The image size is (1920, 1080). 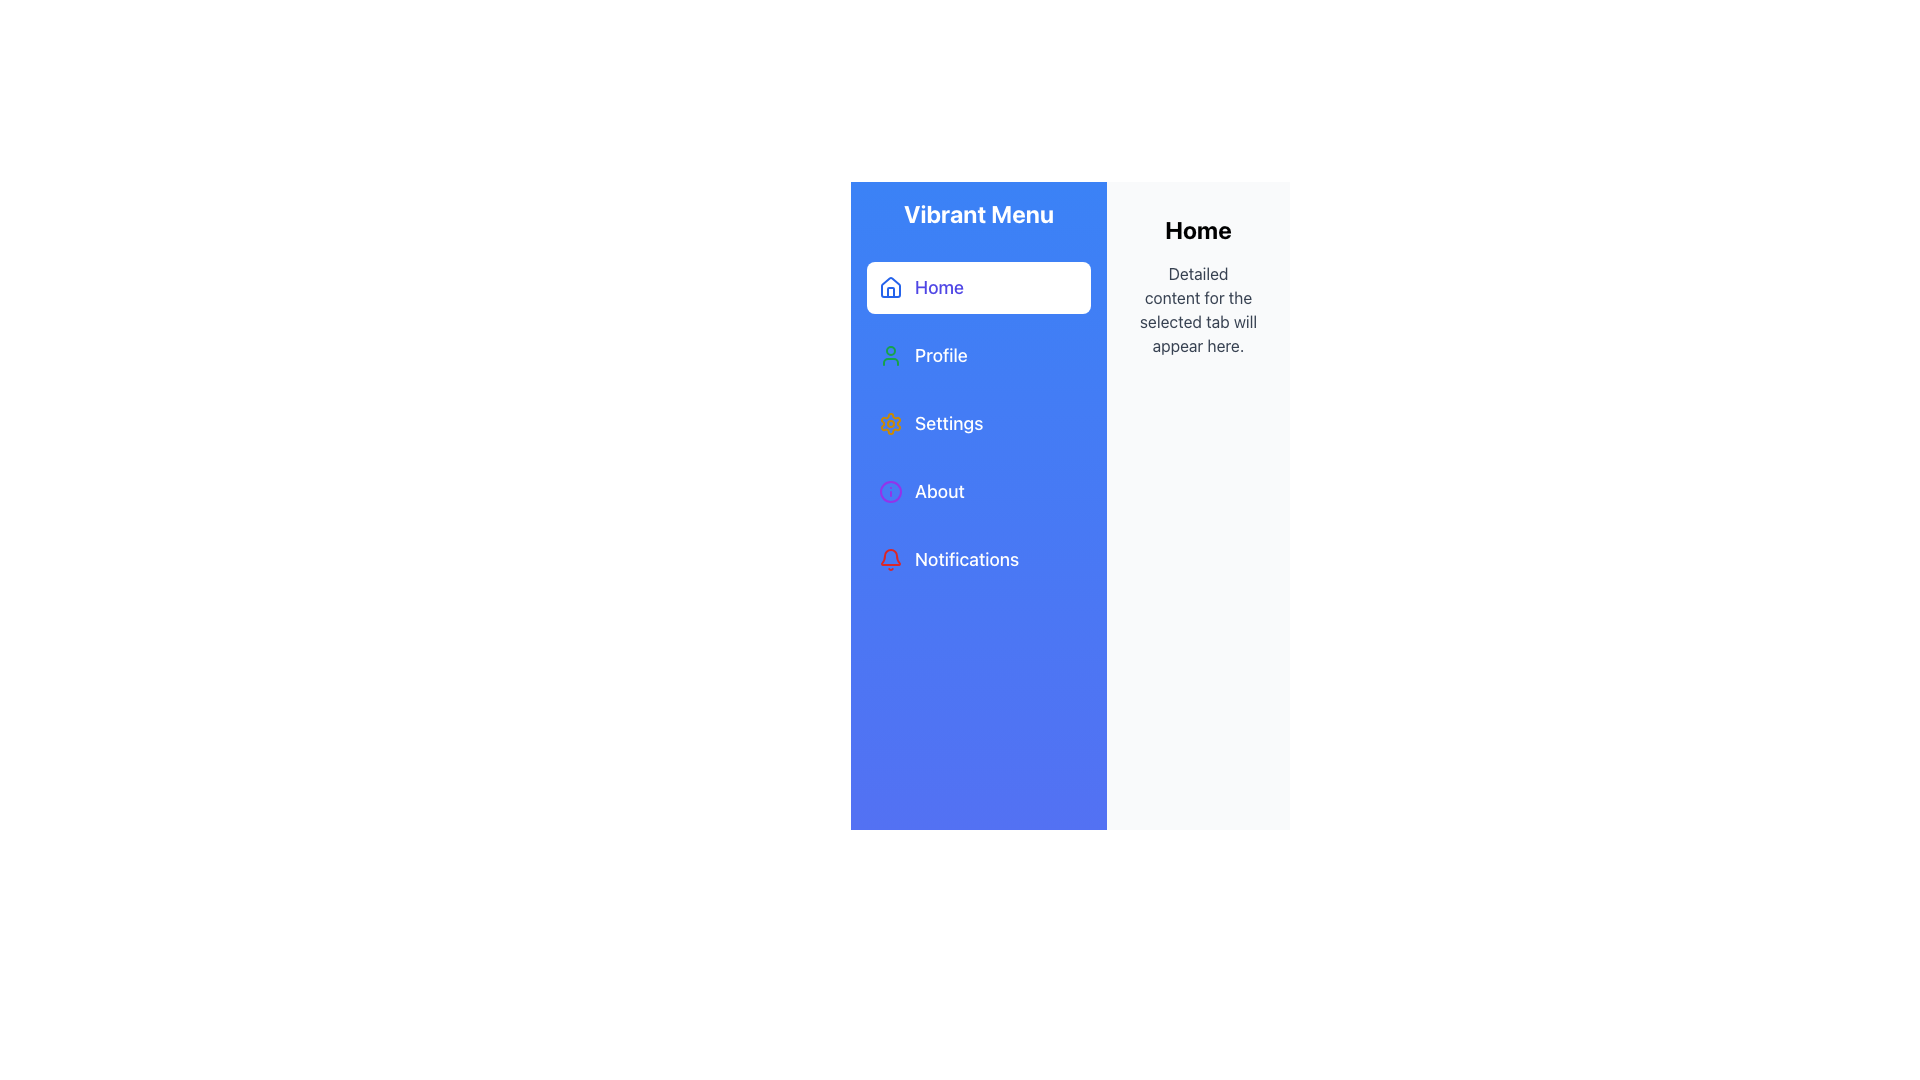 I want to click on the green user icon located inside the blue sidebar menu, positioned to the left of the 'Profile' text, so click(x=890, y=354).